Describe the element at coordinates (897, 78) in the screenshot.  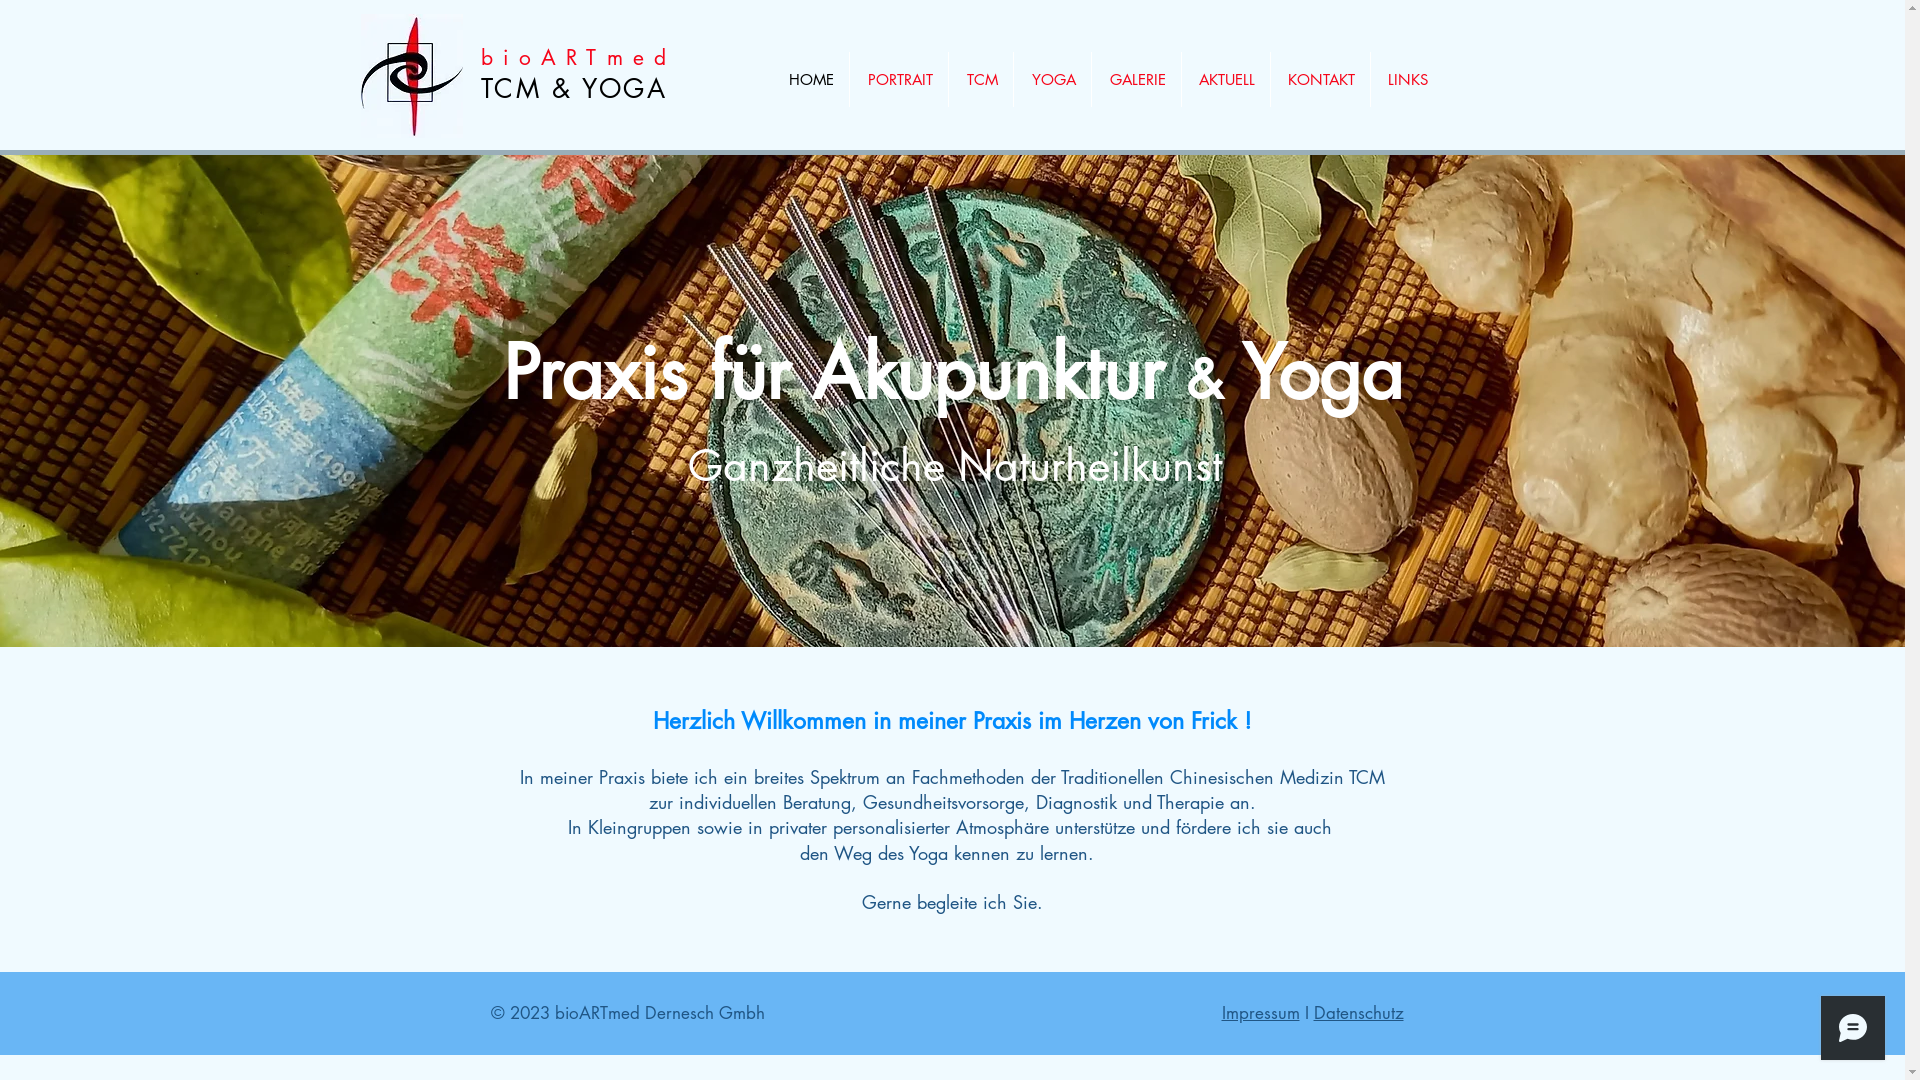
I see `'PORTRAIT'` at that location.